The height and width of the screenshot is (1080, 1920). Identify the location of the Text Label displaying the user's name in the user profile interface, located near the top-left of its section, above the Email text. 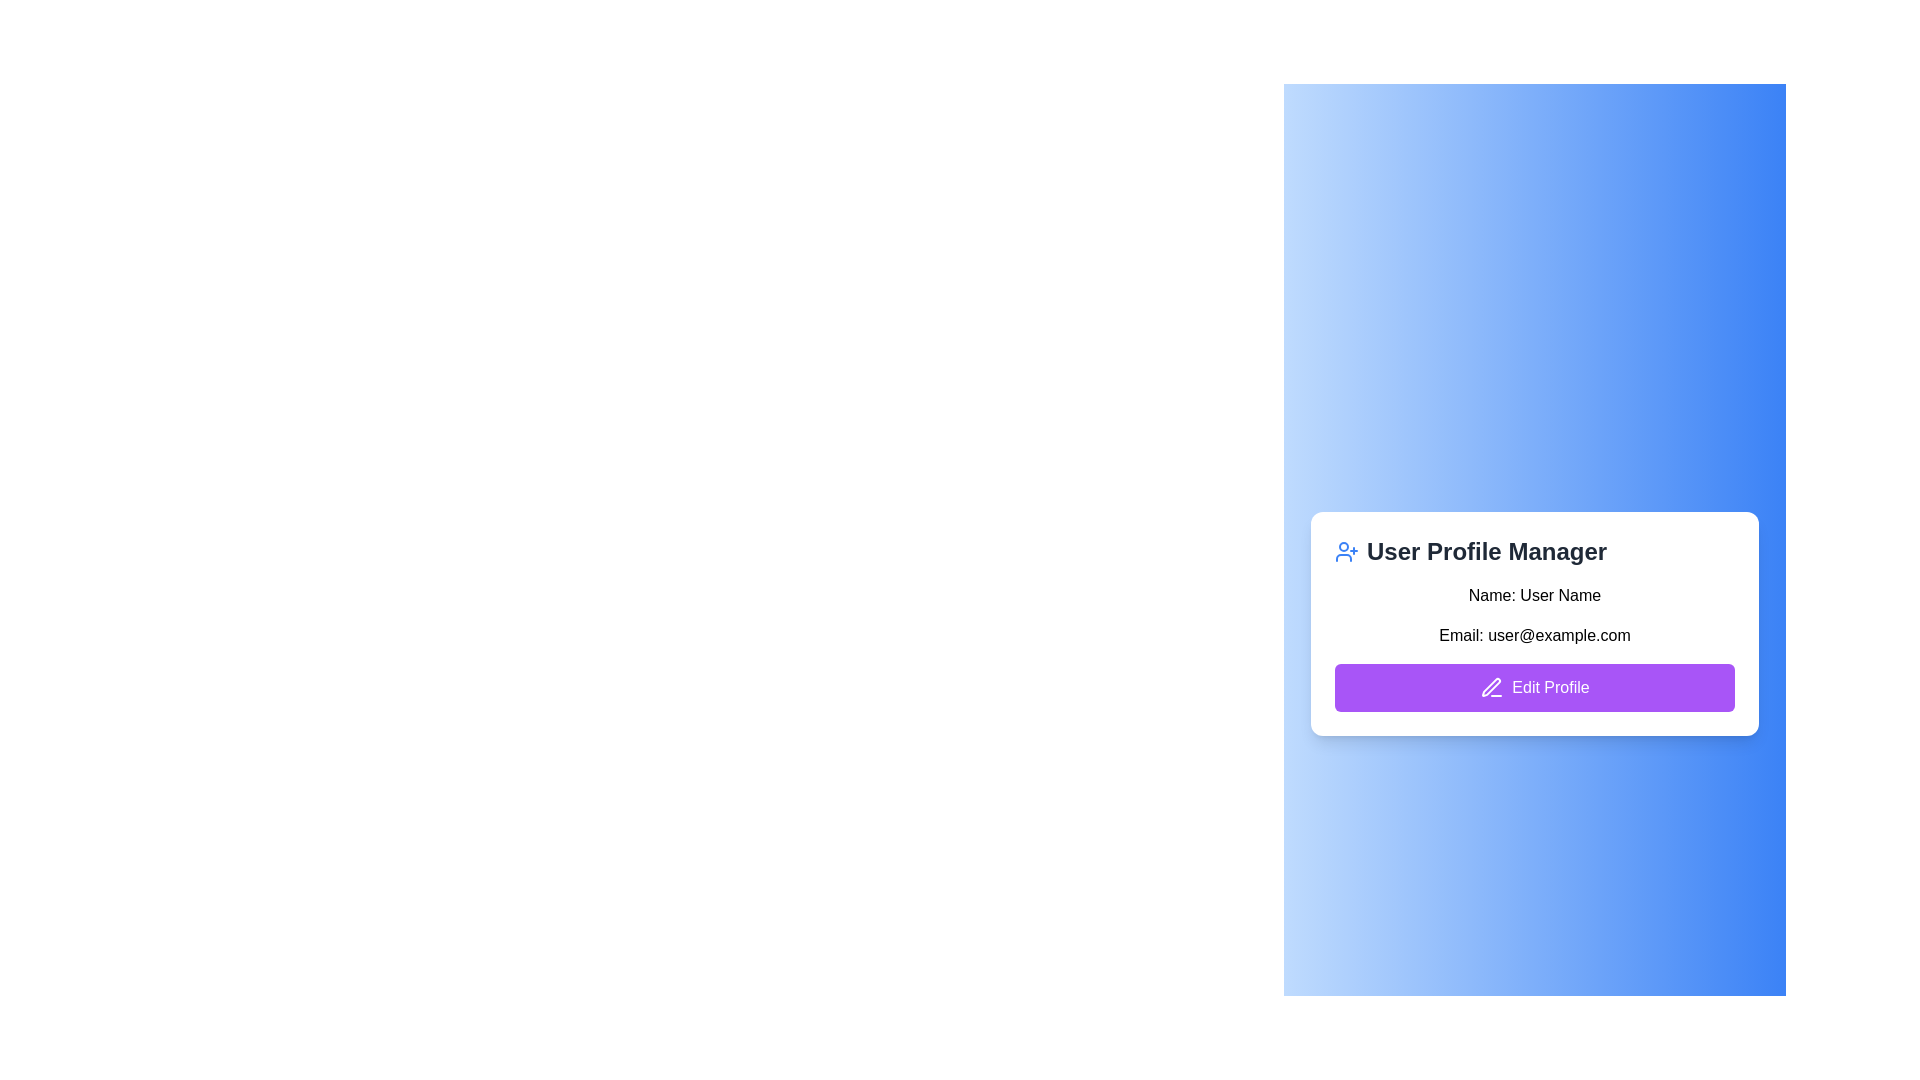
(1534, 595).